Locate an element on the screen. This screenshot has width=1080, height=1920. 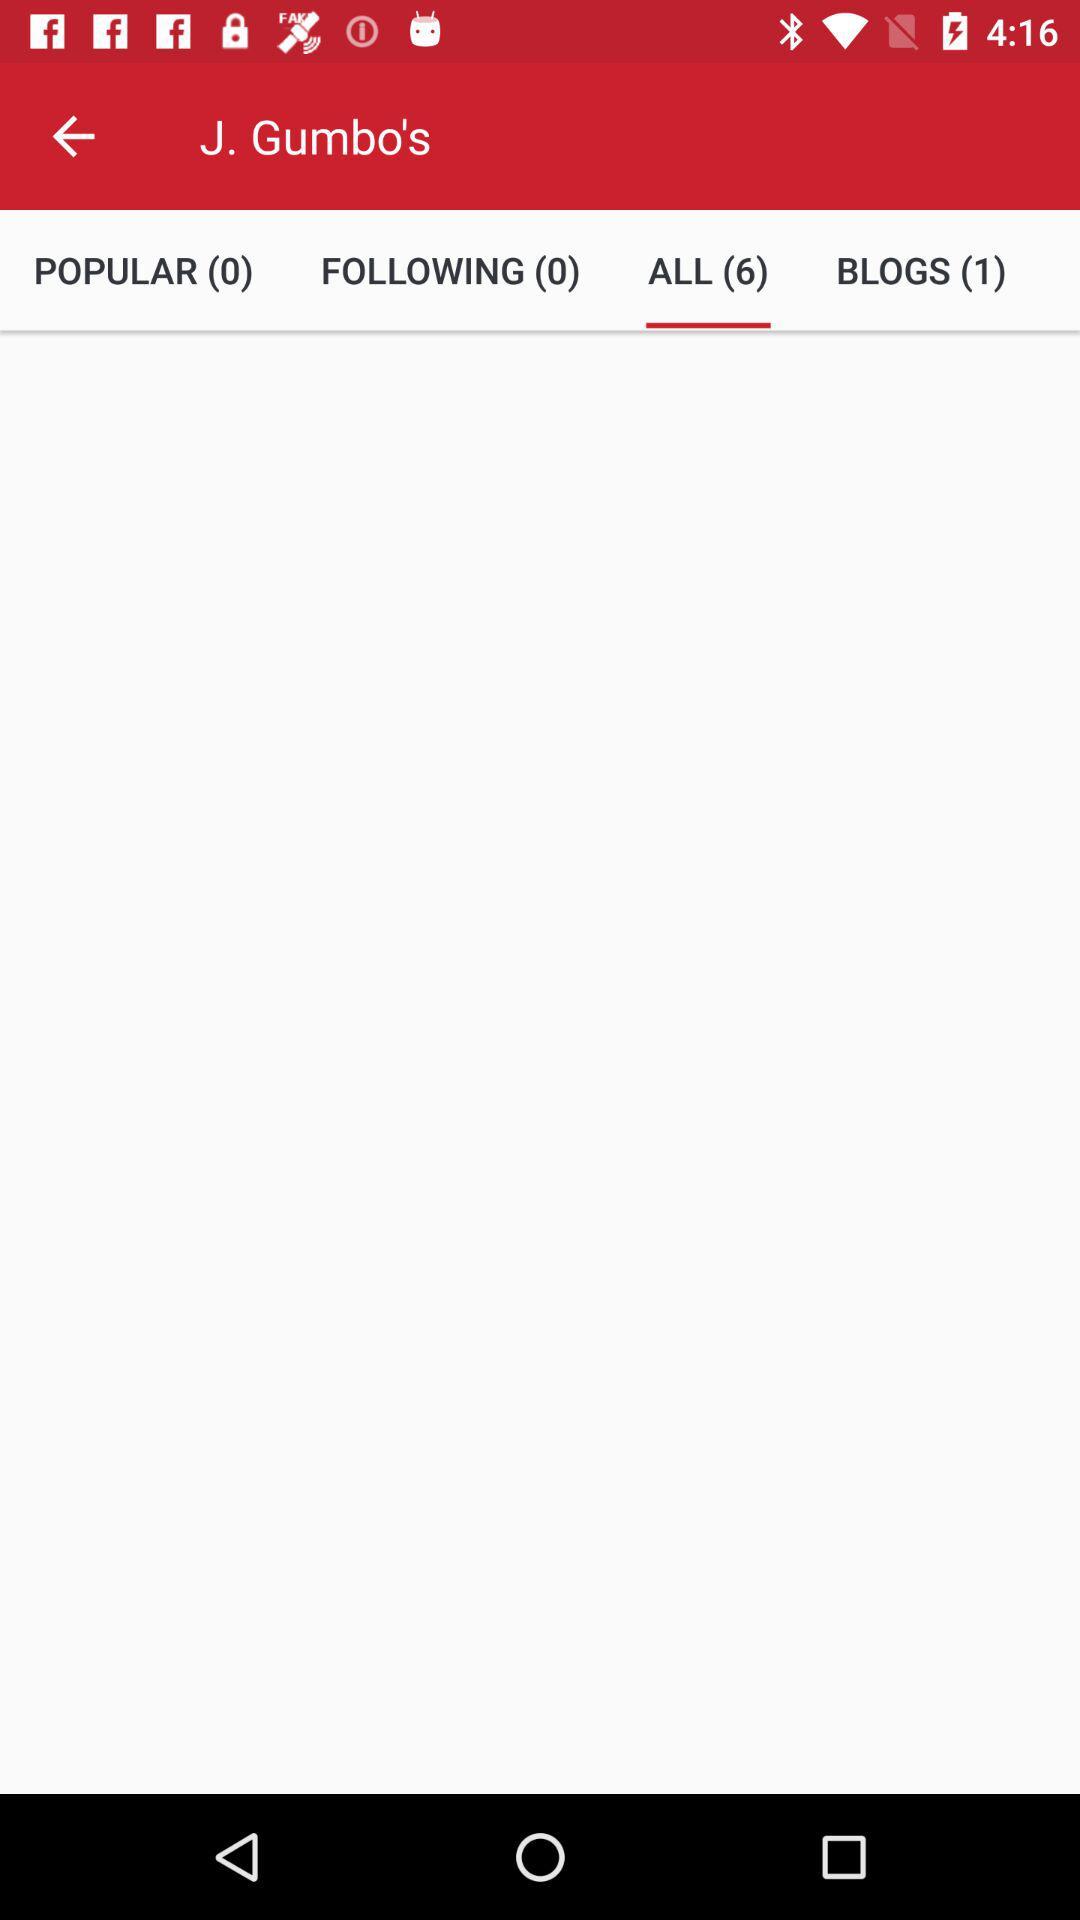
item to the left of blogs (1) icon is located at coordinates (707, 269).